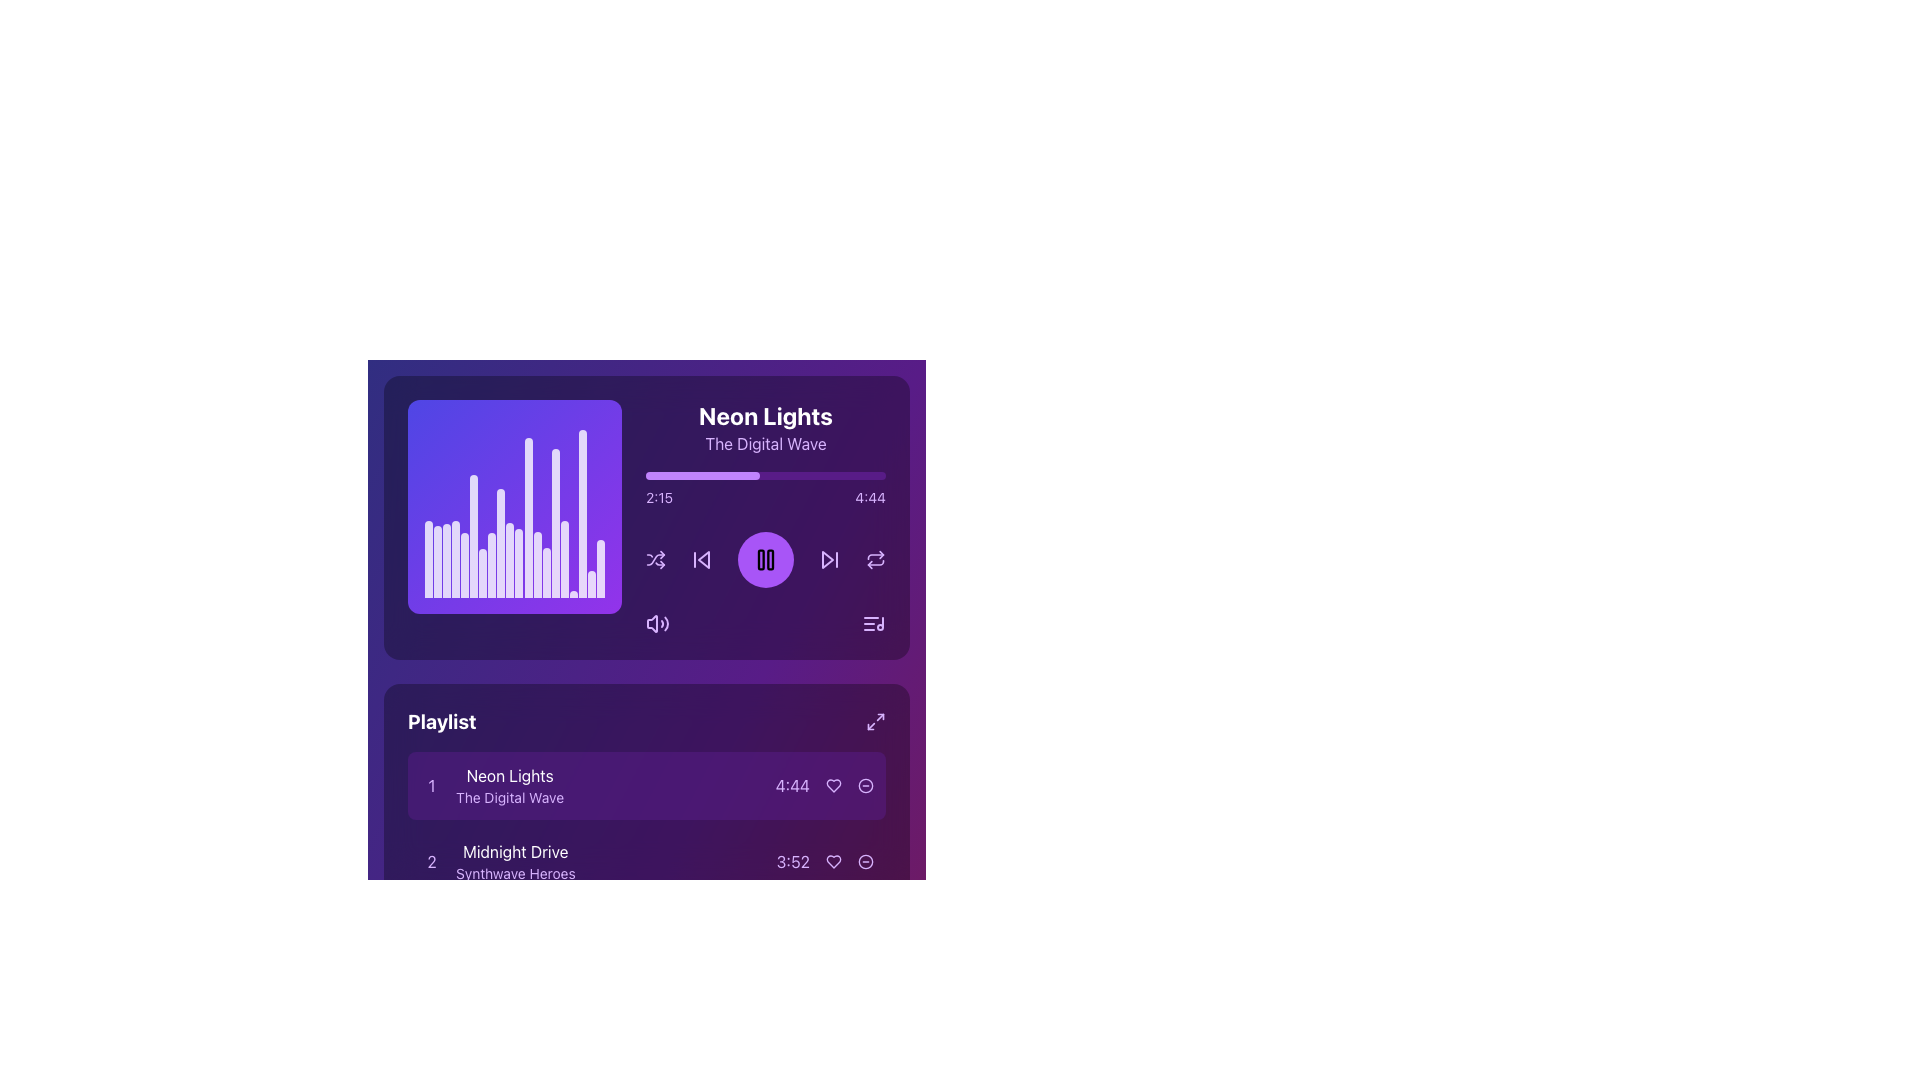 This screenshot has width=1920, height=1080. Describe the element at coordinates (441, 721) in the screenshot. I see `the static text label that indicates the content relates to the playlist, positioned at the upper-left area of the playlist panel, above the list of song entries` at that location.